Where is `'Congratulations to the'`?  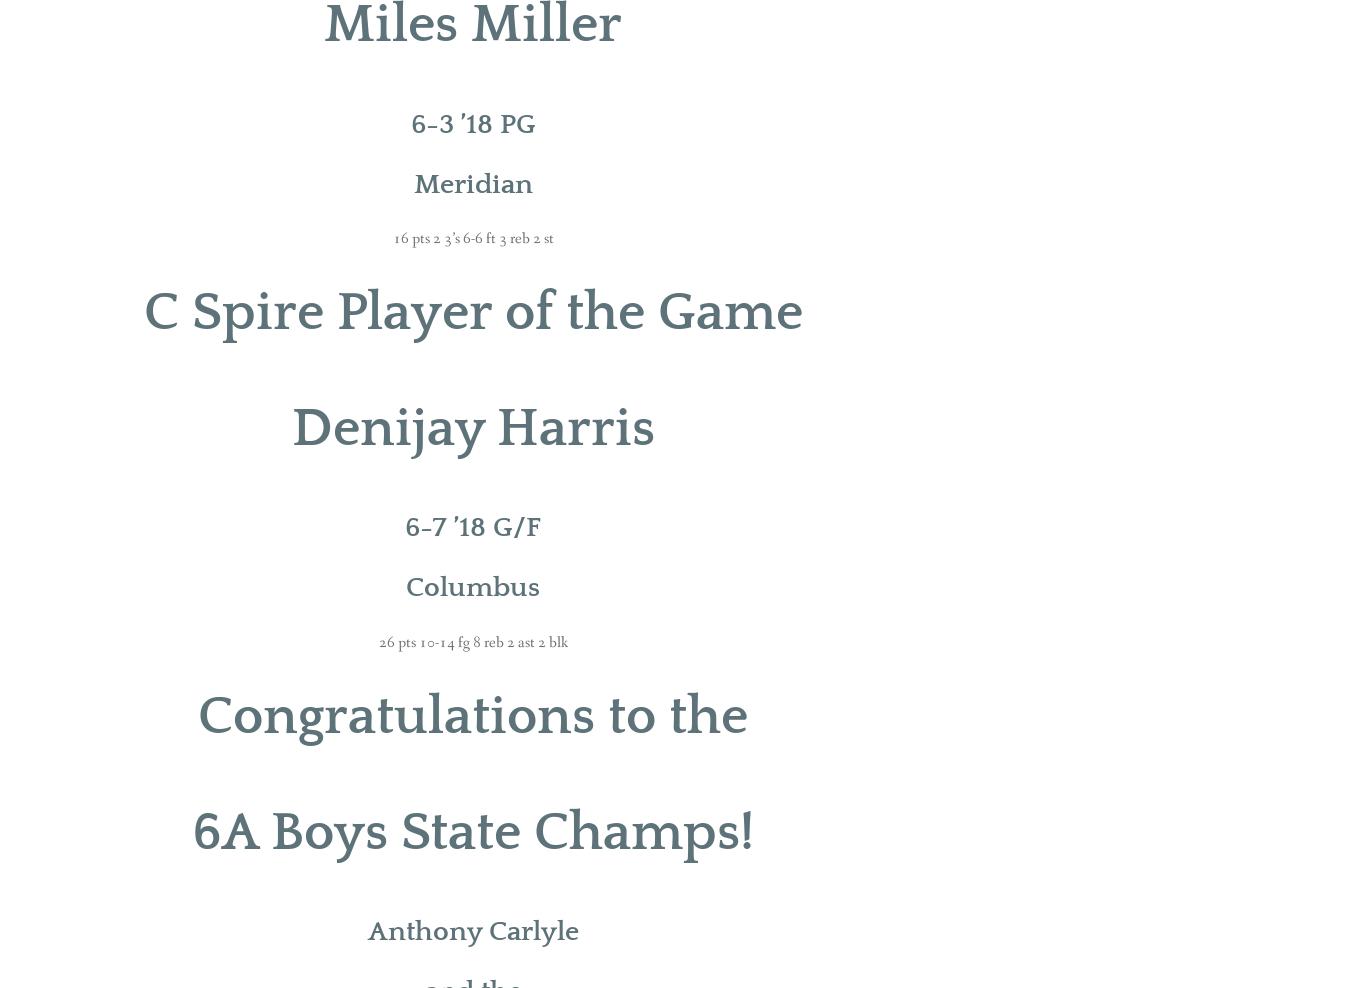
'Congratulations to the' is located at coordinates (198, 716).